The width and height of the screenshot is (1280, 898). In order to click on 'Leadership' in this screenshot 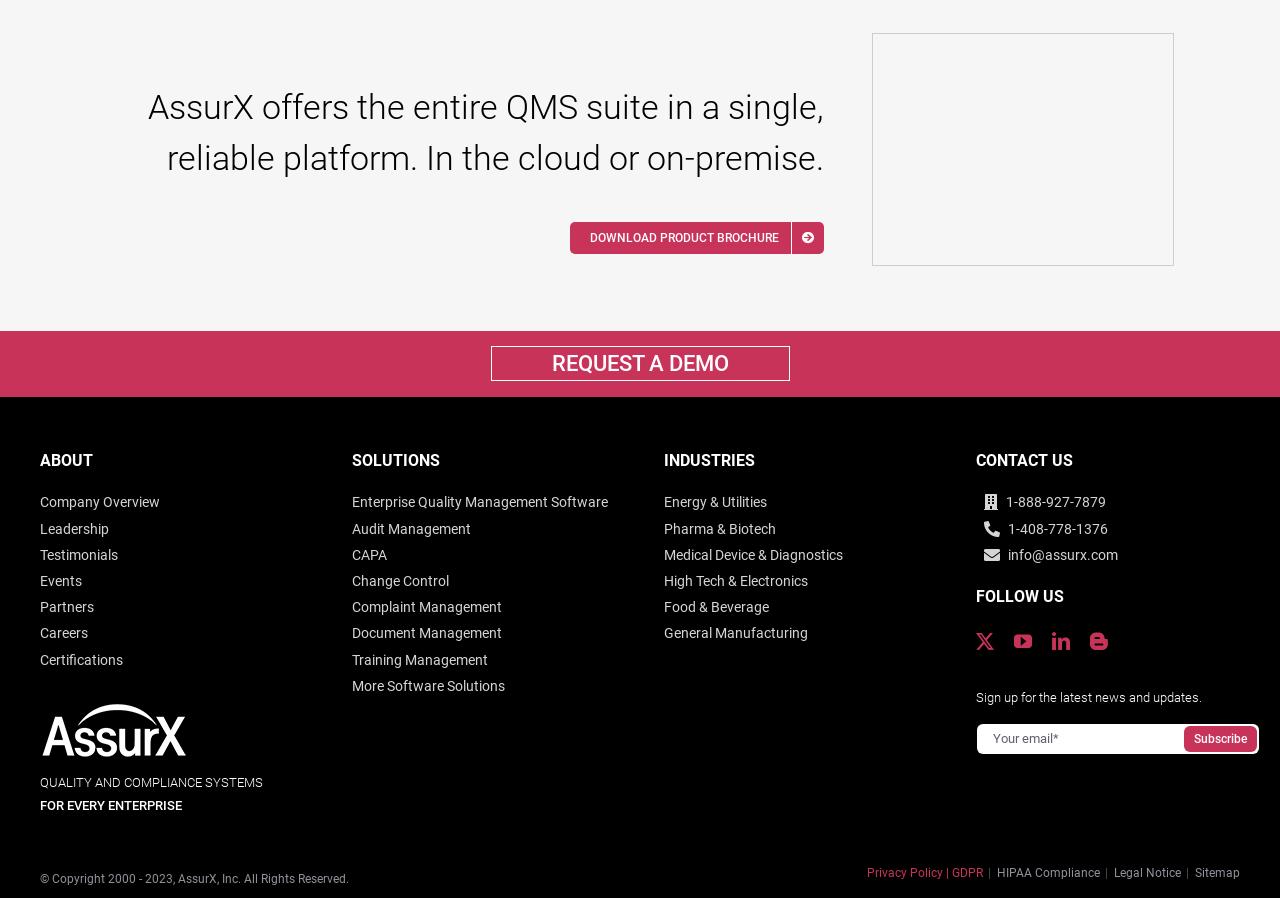, I will do `click(73, 527)`.